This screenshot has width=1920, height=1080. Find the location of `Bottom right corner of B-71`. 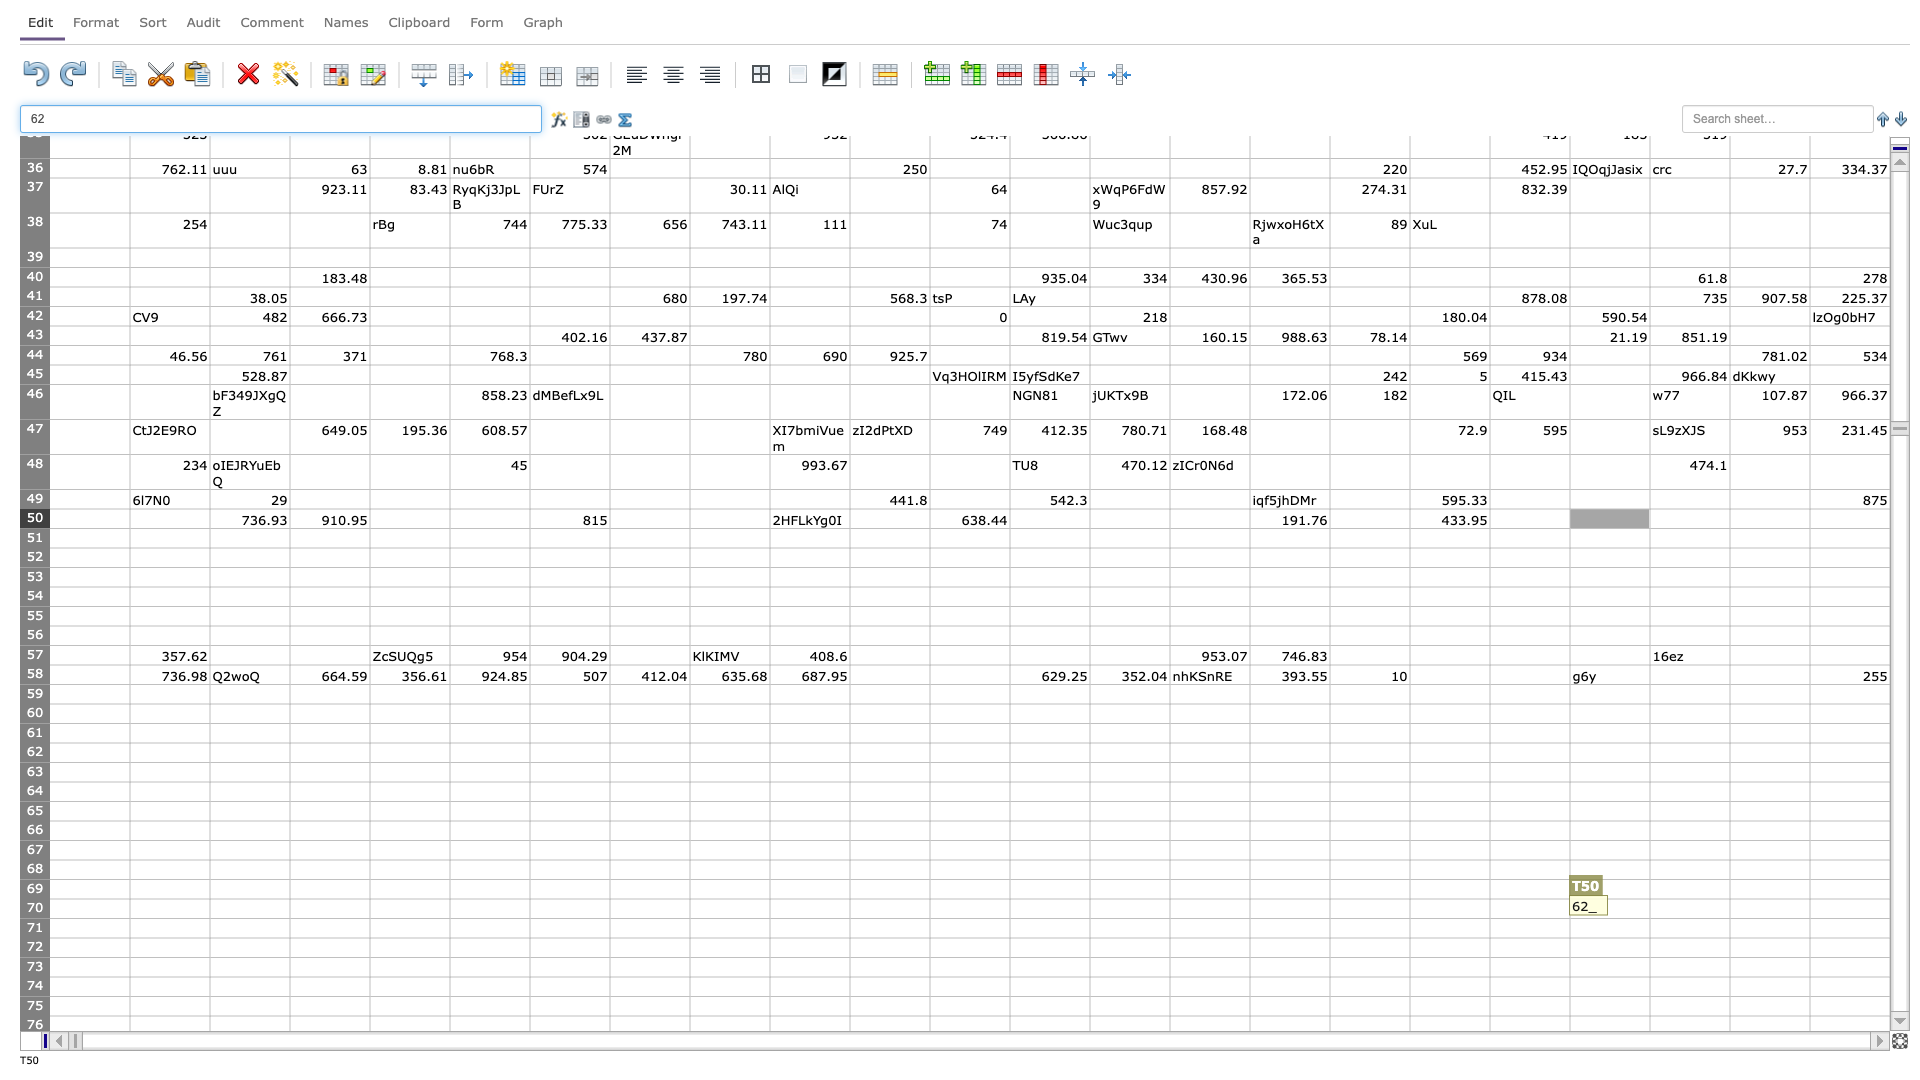

Bottom right corner of B-71 is located at coordinates (210, 937).